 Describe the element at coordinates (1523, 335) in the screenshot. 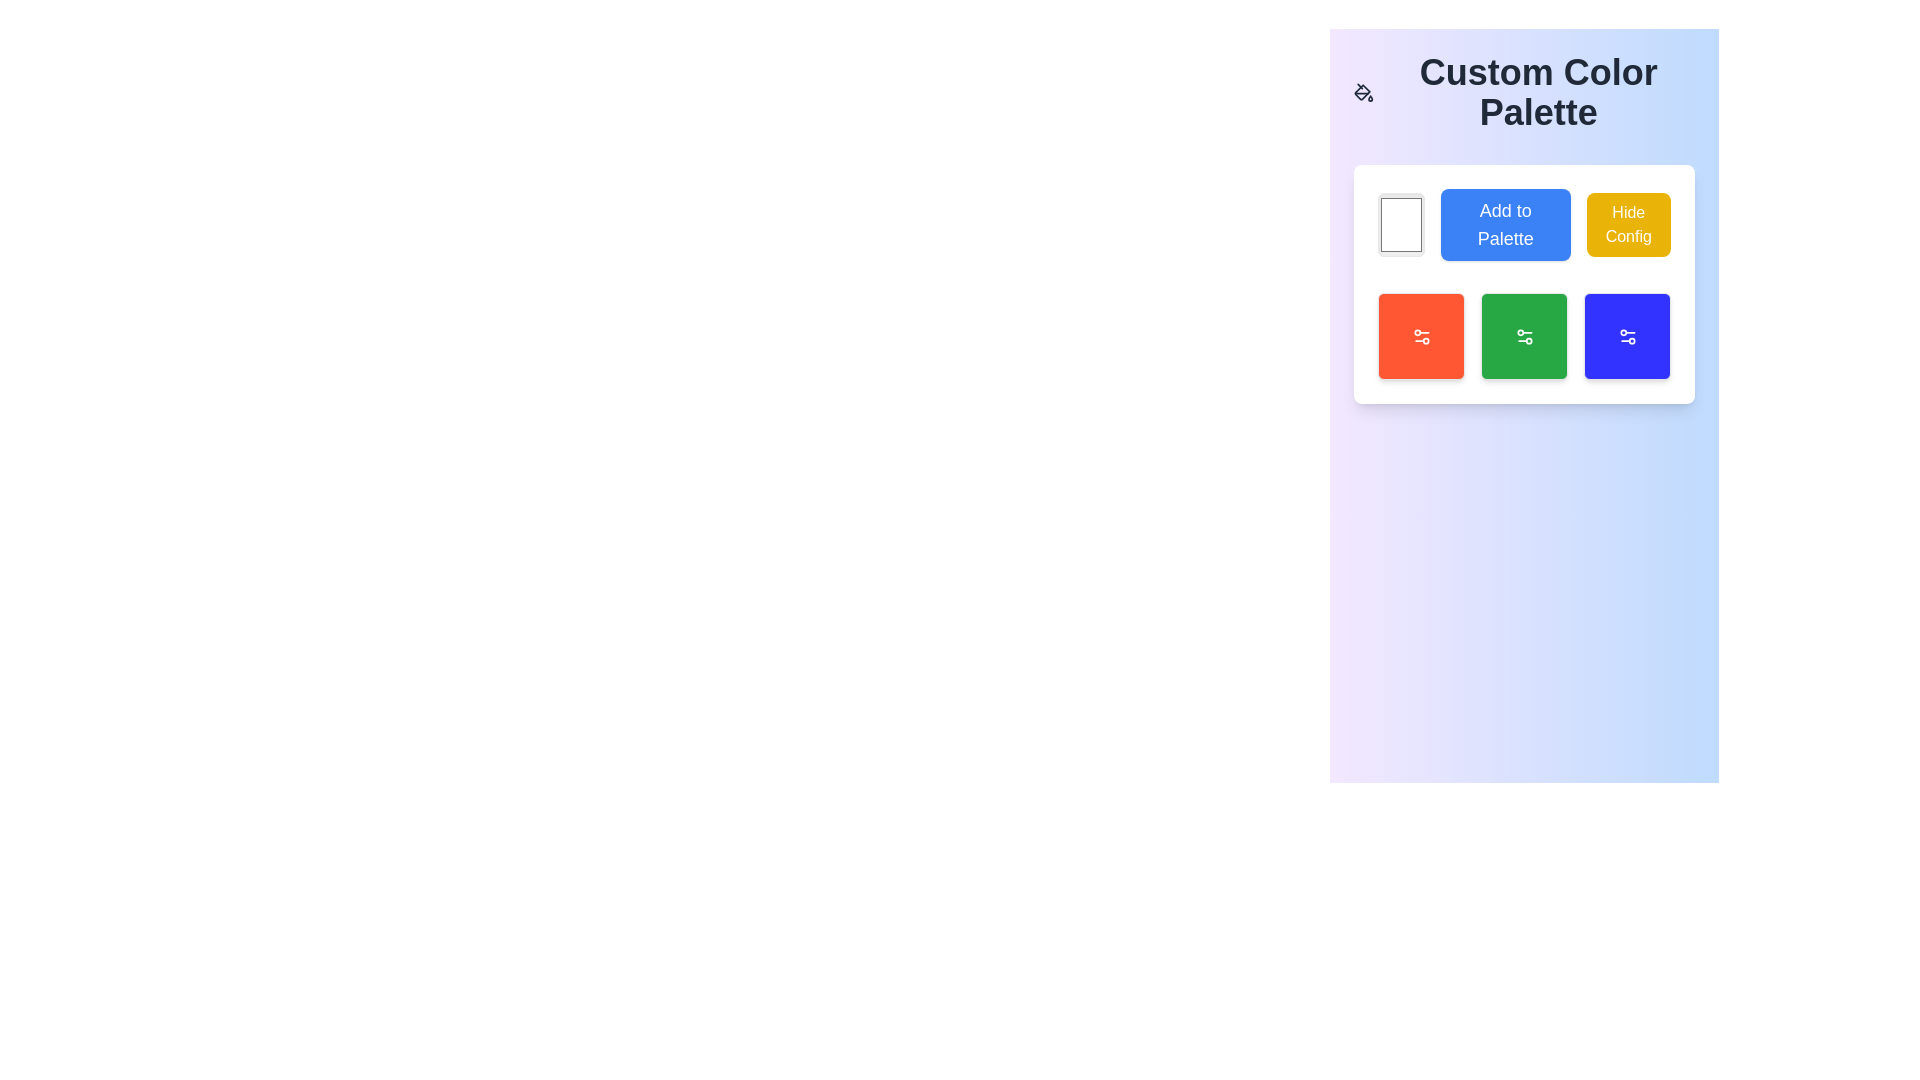

I see `the middle button in the bottom row of square-shaped icons` at that location.